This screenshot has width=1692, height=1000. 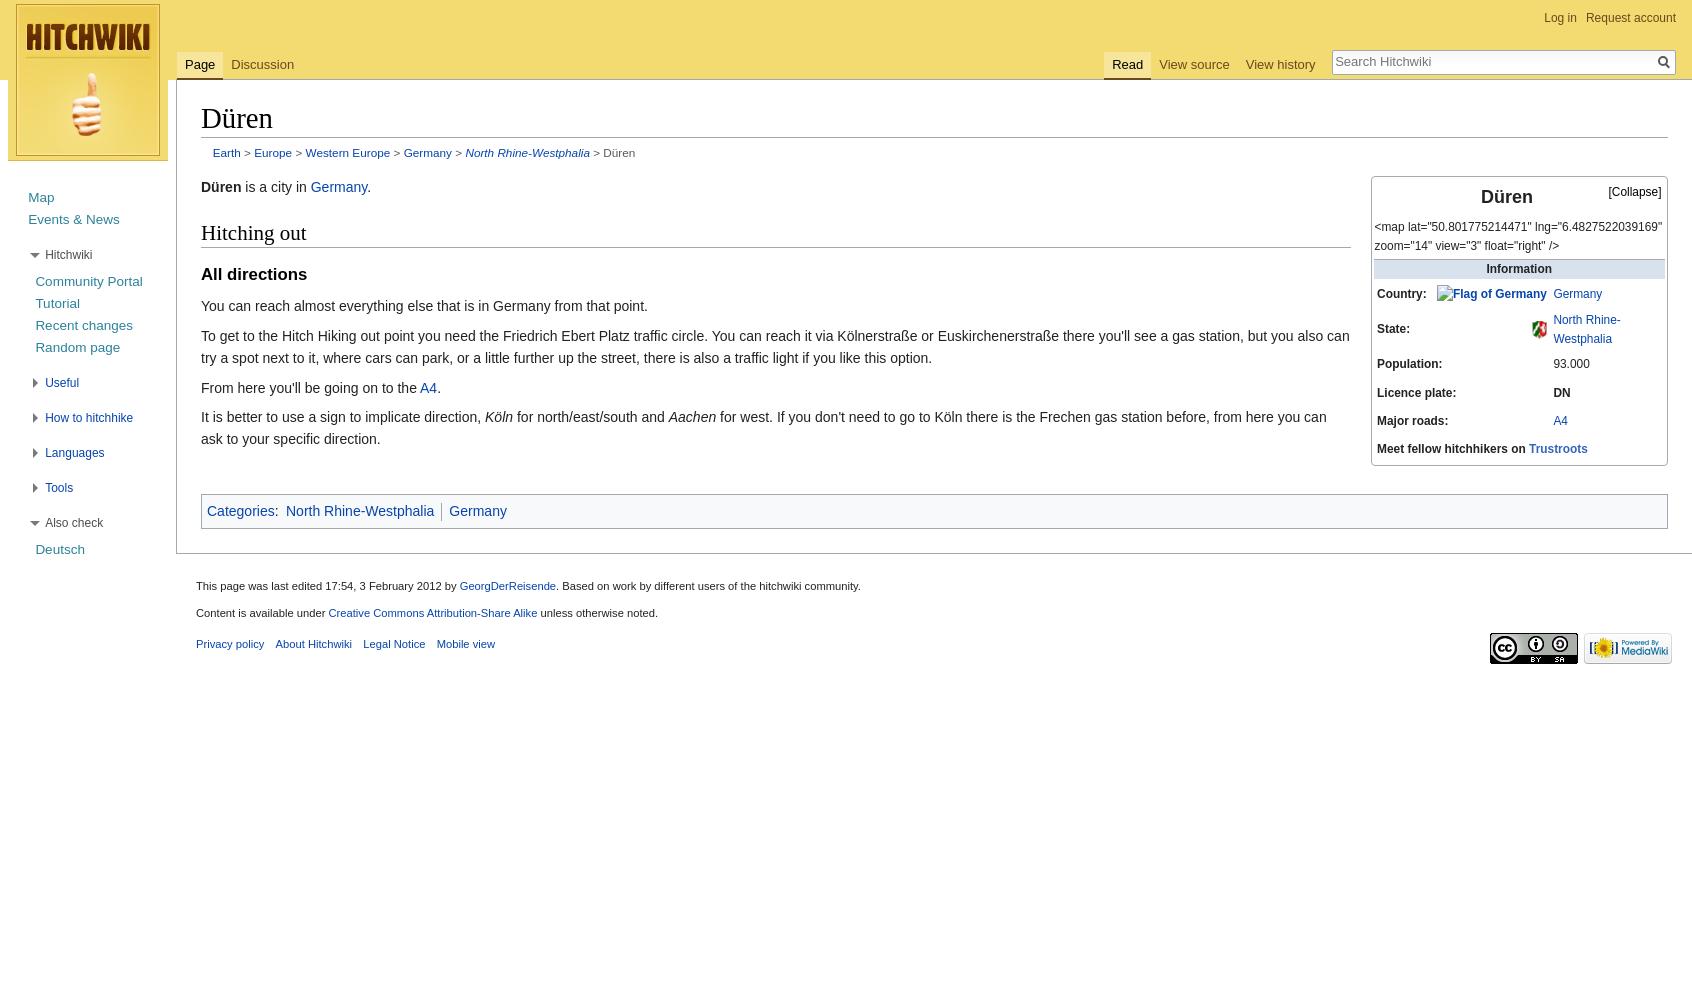 What do you see at coordinates (253, 273) in the screenshot?
I see `'All directions'` at bounding box center [253, 273].